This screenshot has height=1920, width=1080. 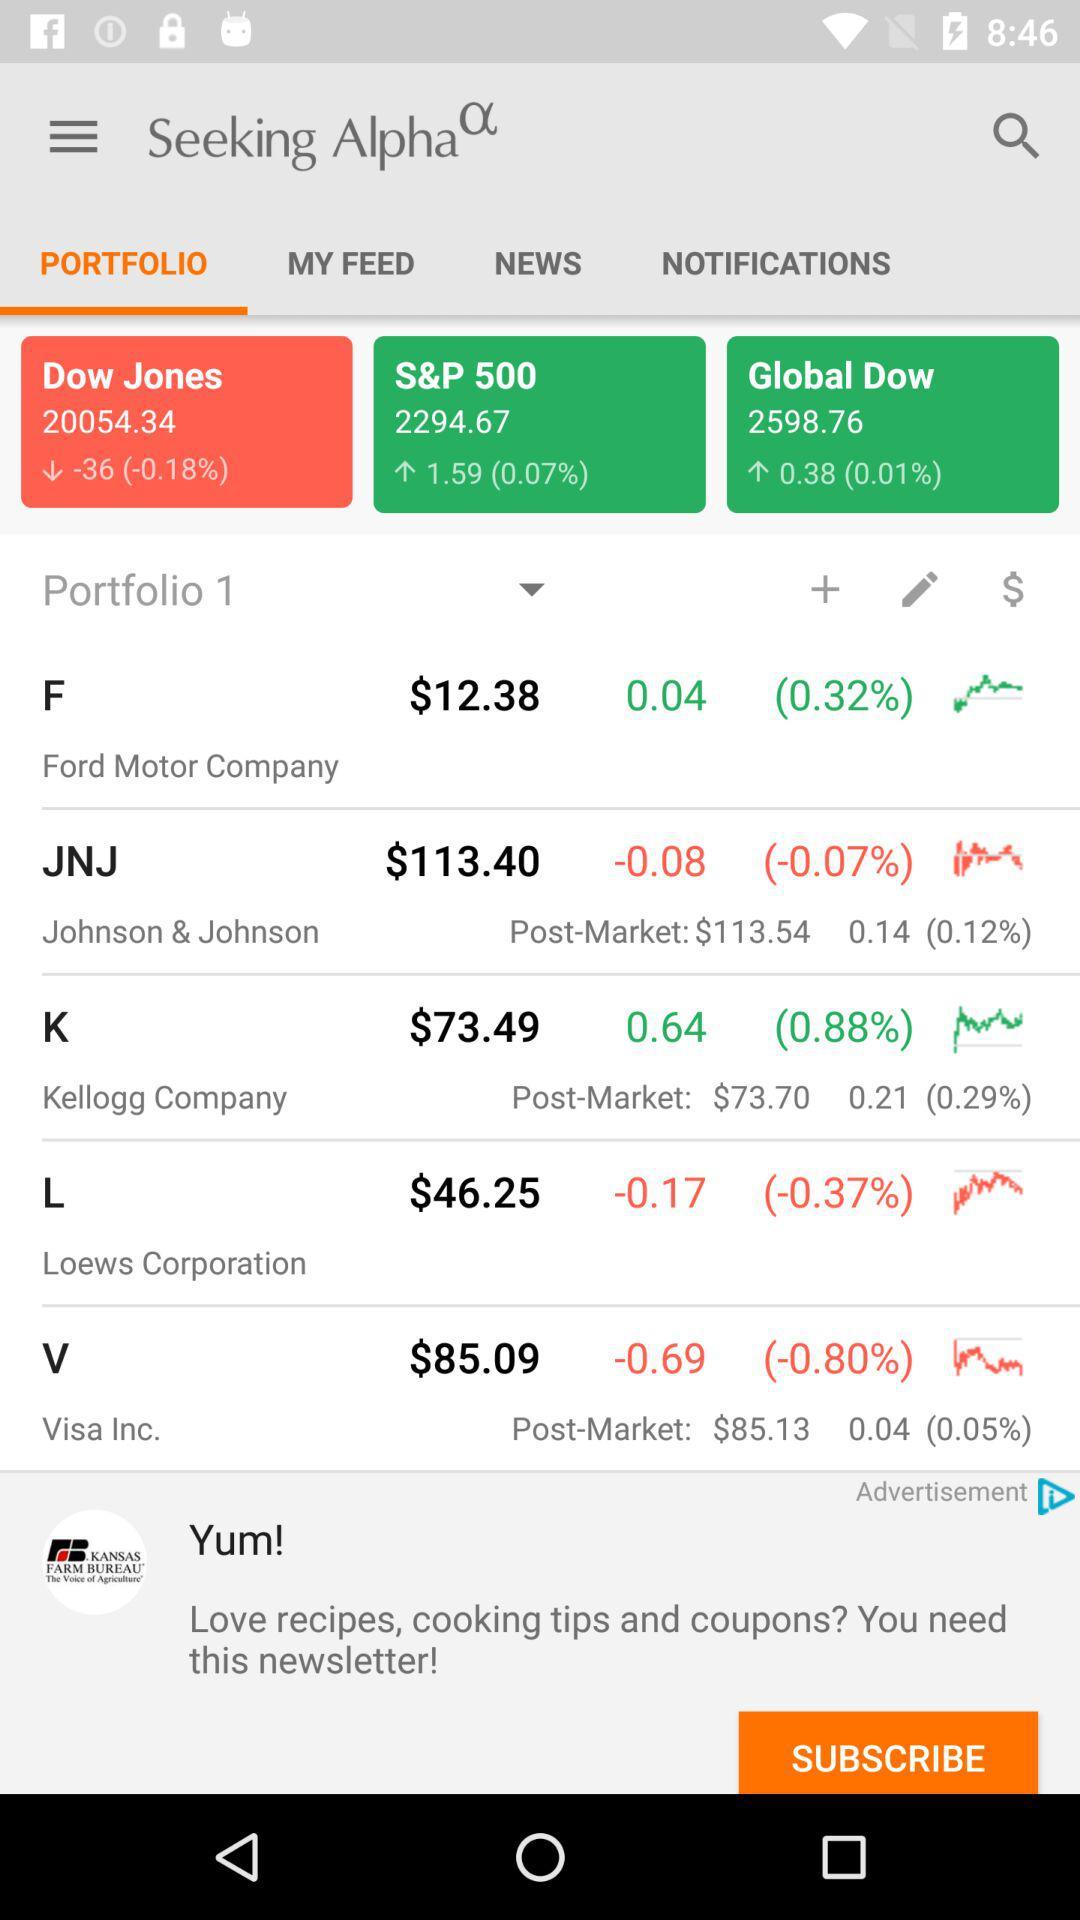 I want to click on edit, so click(x=919, y=587).